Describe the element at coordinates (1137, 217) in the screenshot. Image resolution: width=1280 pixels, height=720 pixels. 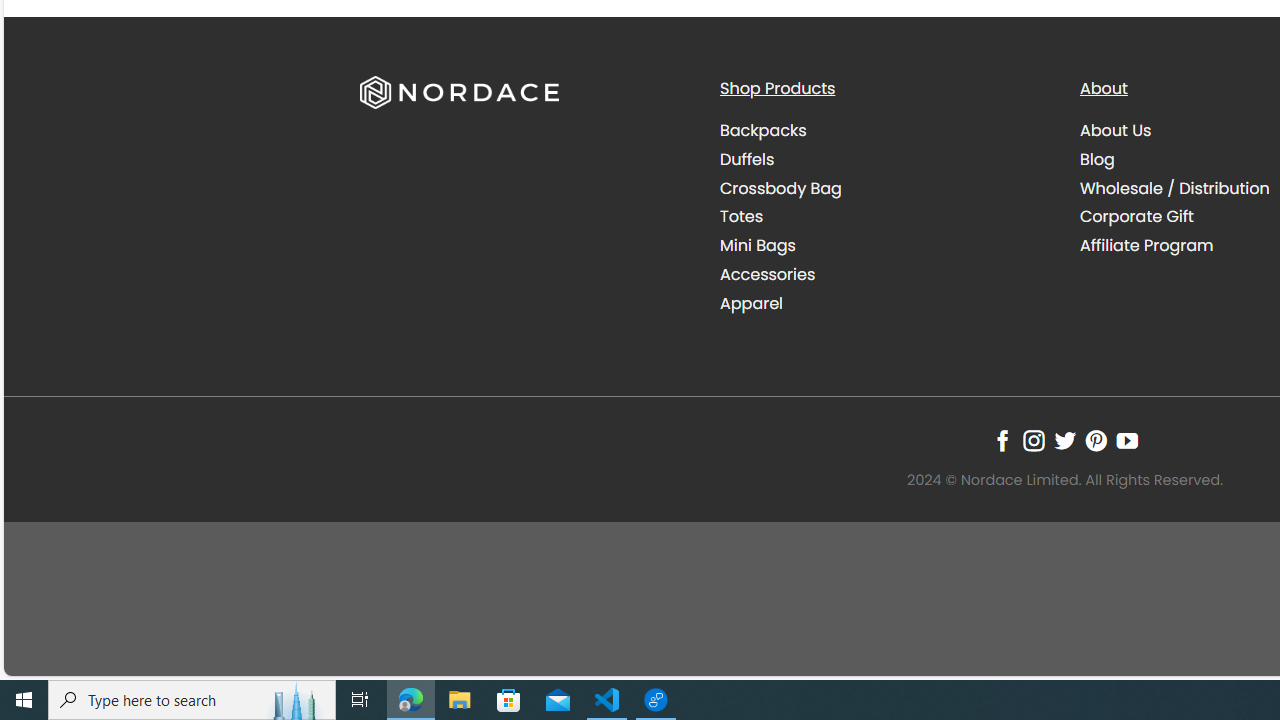
I see `'Corporate Gift'` at that location.